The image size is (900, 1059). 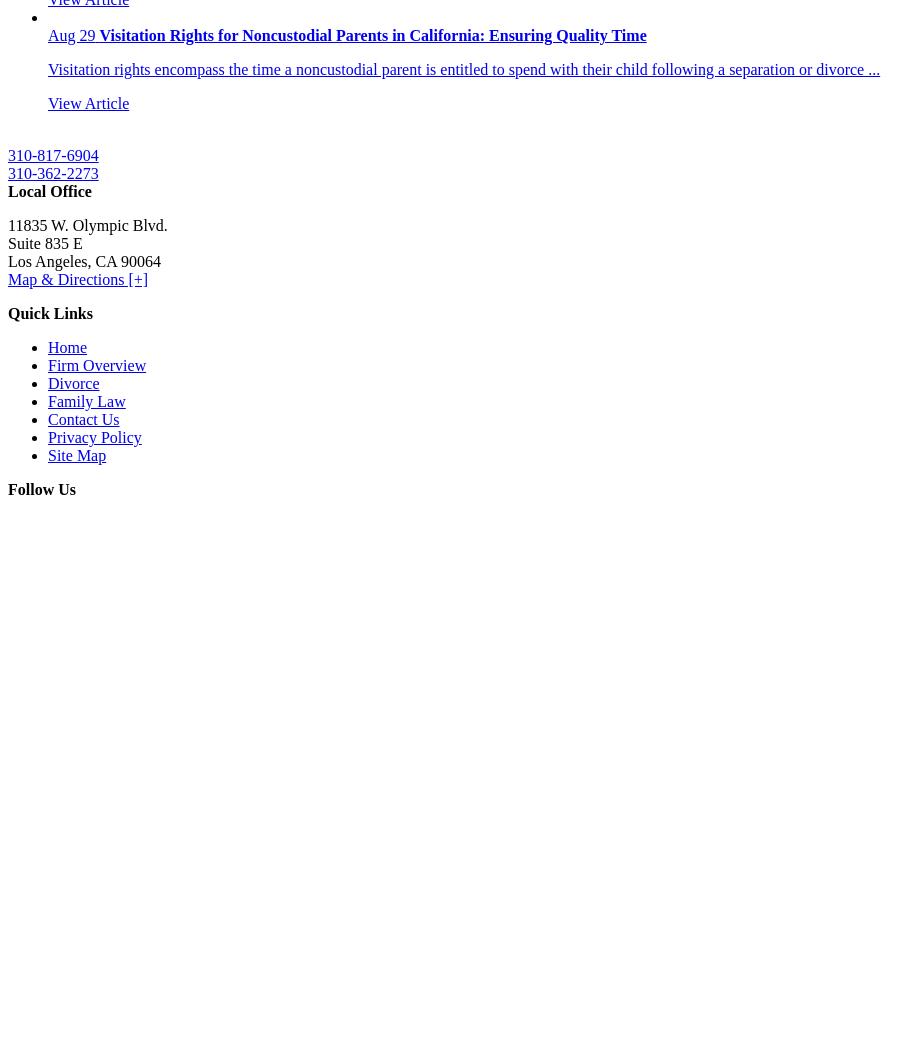 What do you see at coordinates (82, 418) in the screenshot?
I see `'Contact Us'` at bounding box center [82, 418].